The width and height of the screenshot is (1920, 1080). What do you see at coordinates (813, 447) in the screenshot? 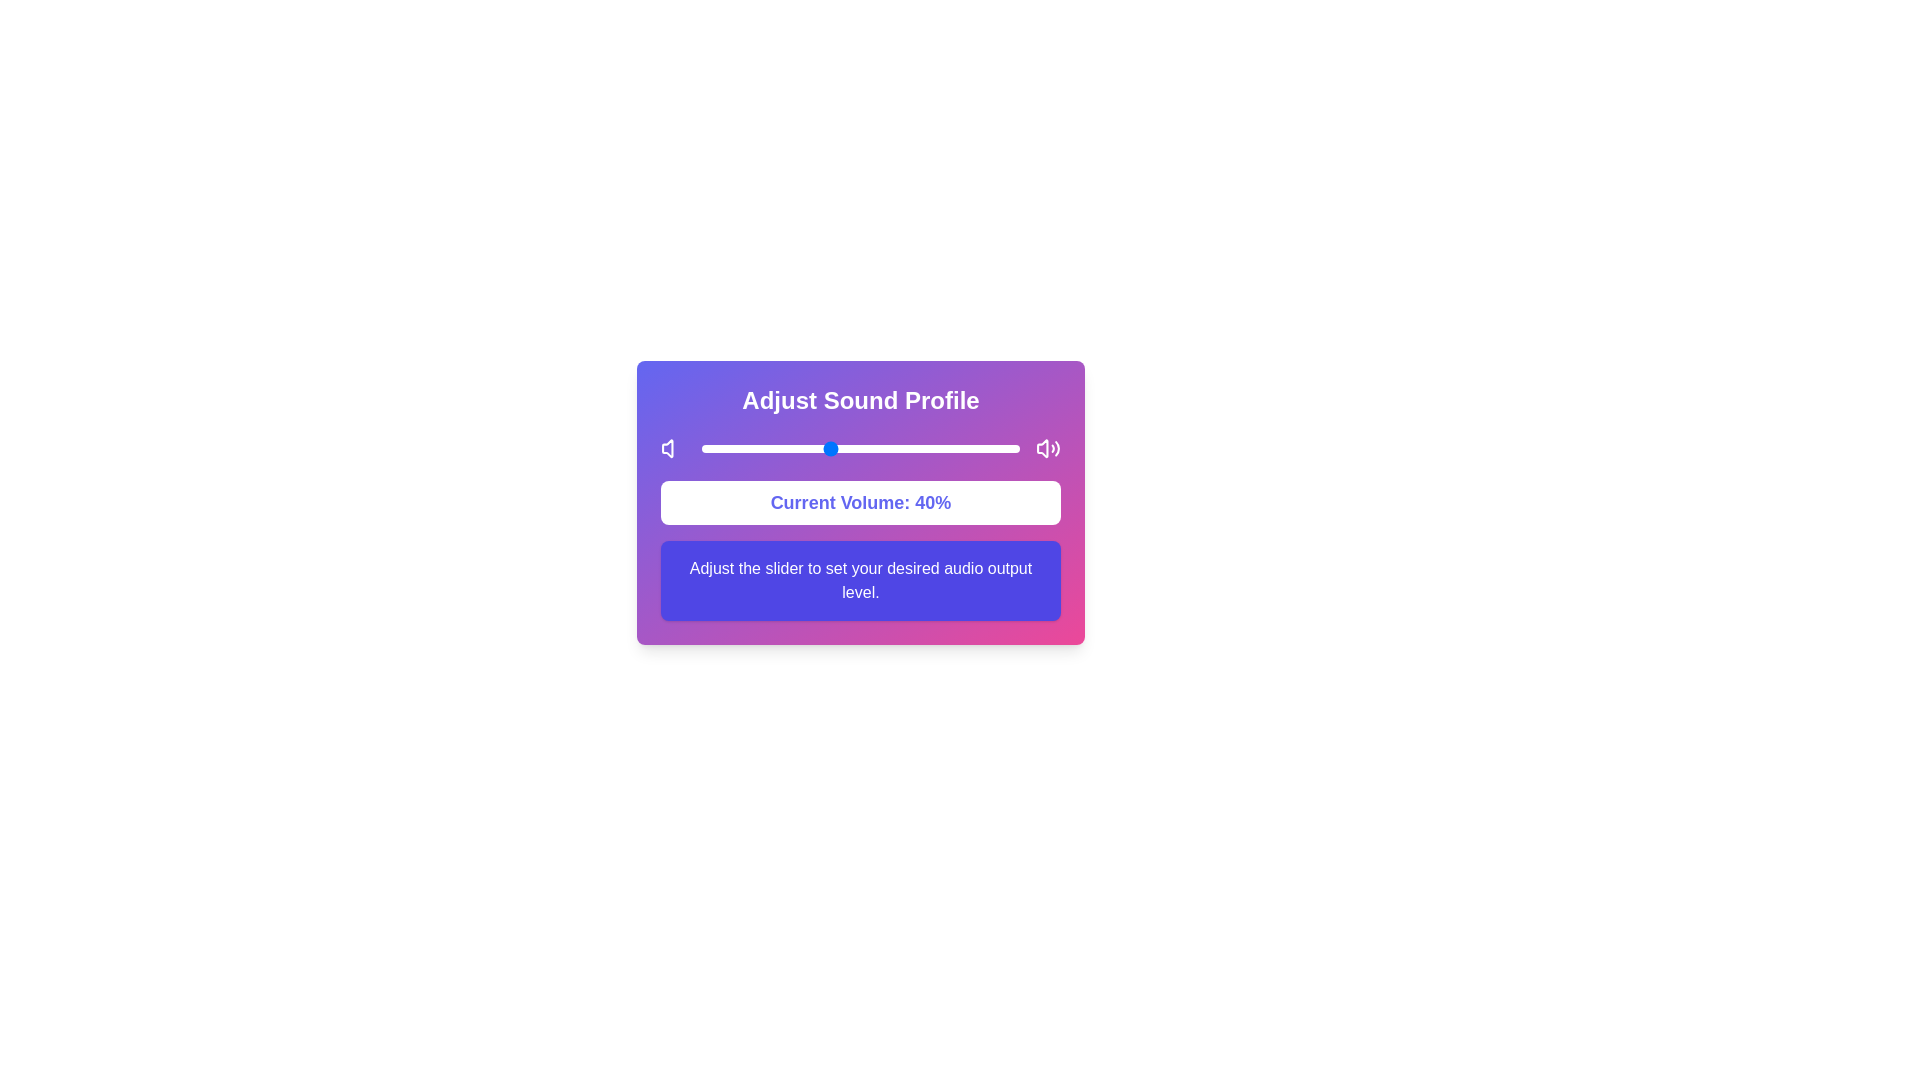
I see `the slider to set the sound level to 35` at bounding box center [813, 447].